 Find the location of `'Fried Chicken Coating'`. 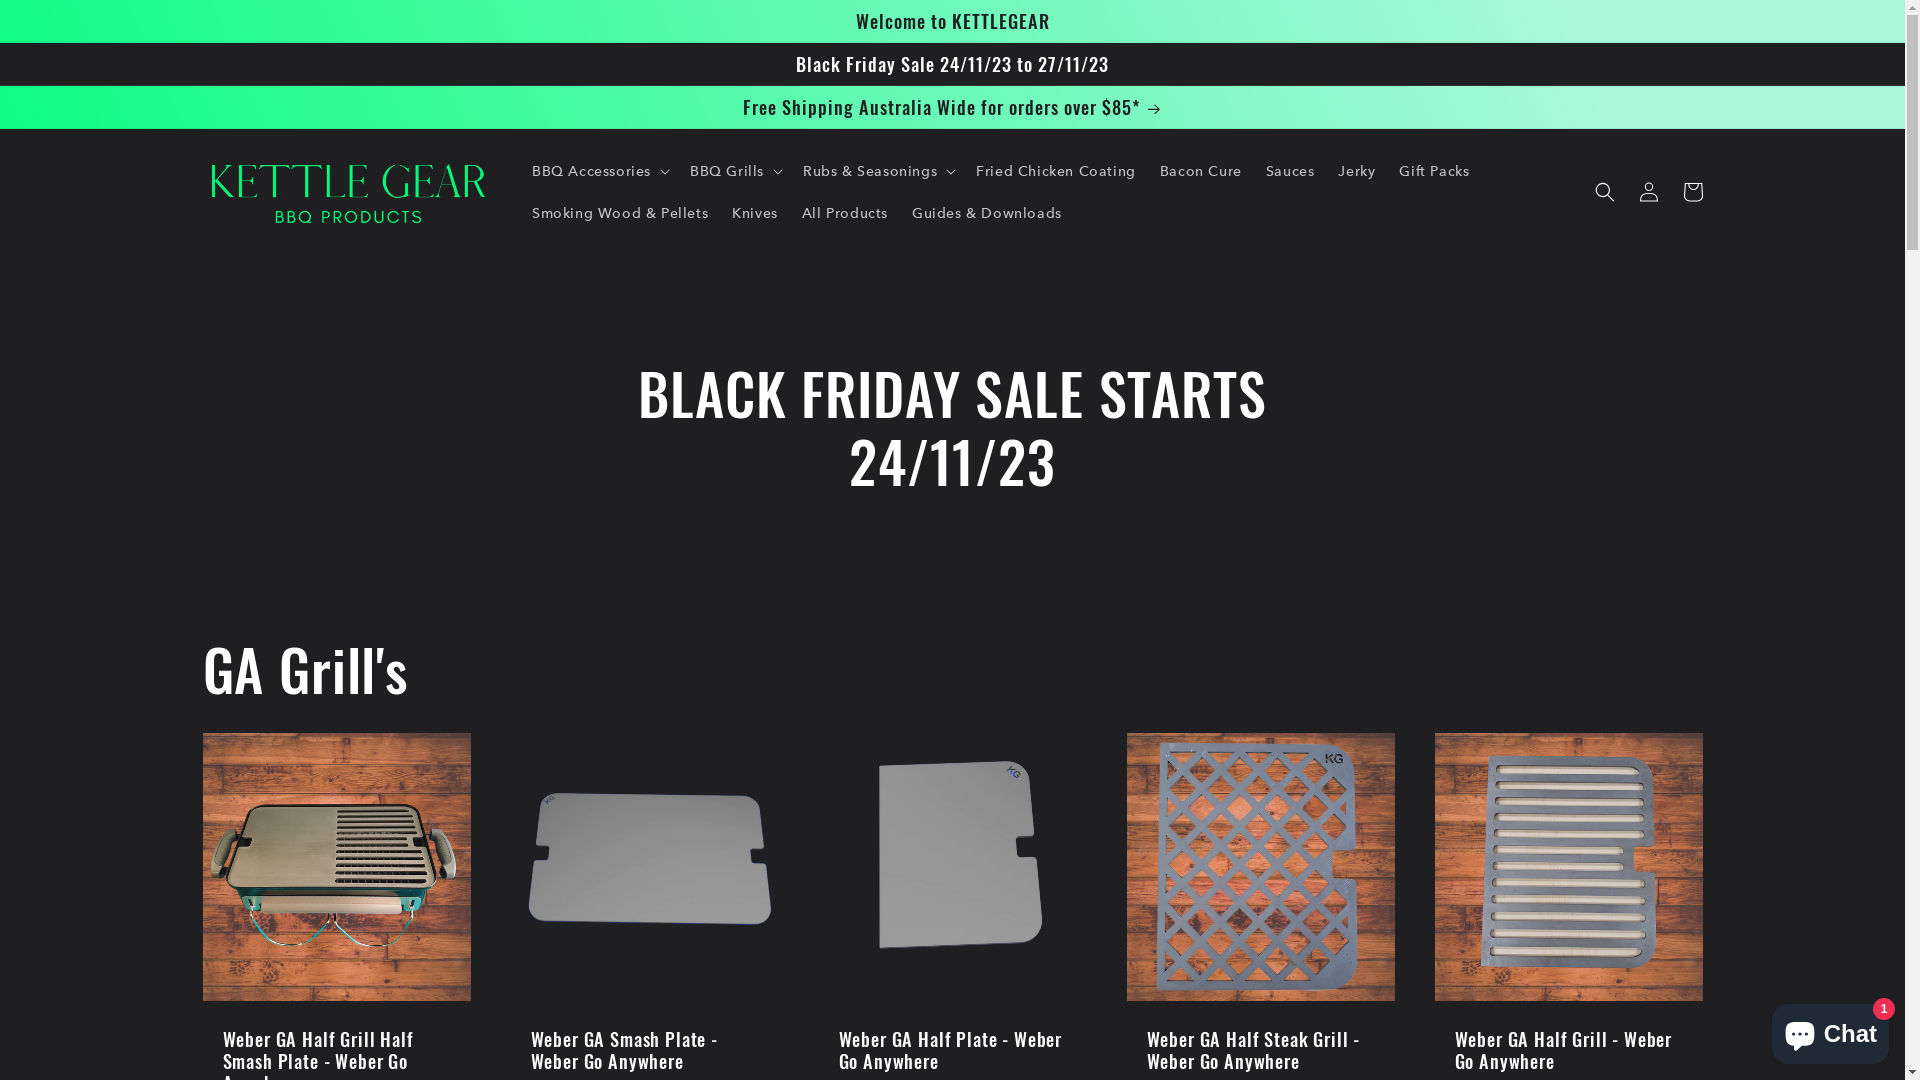

'Fried Chicken Coating' is located at coordinates (1055, 169).